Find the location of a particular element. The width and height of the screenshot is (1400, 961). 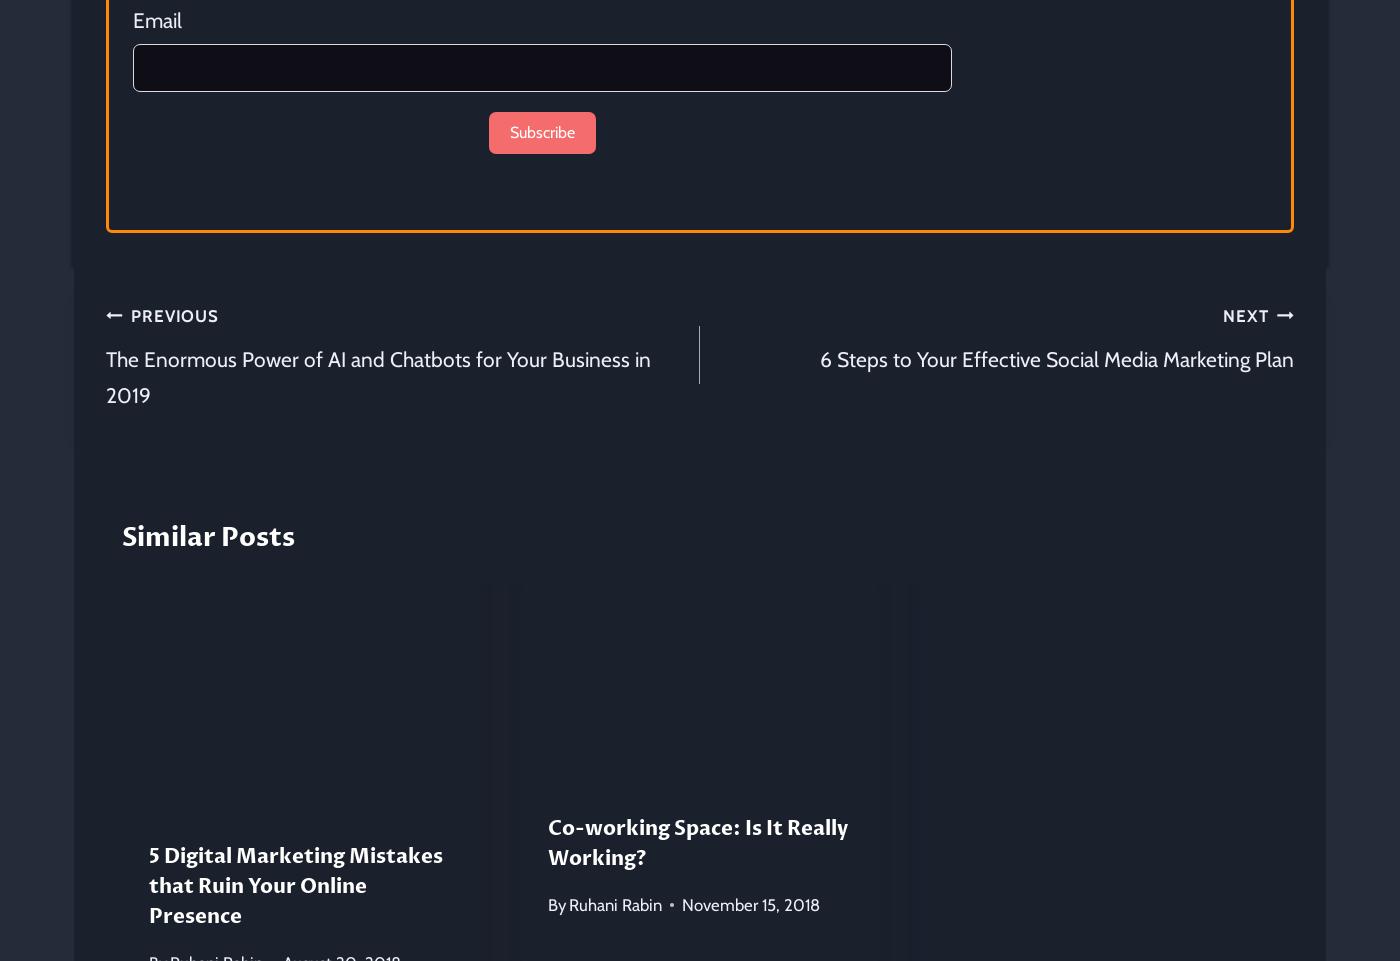

'Ruhani Rabin' is located at coordinates (615, 903).